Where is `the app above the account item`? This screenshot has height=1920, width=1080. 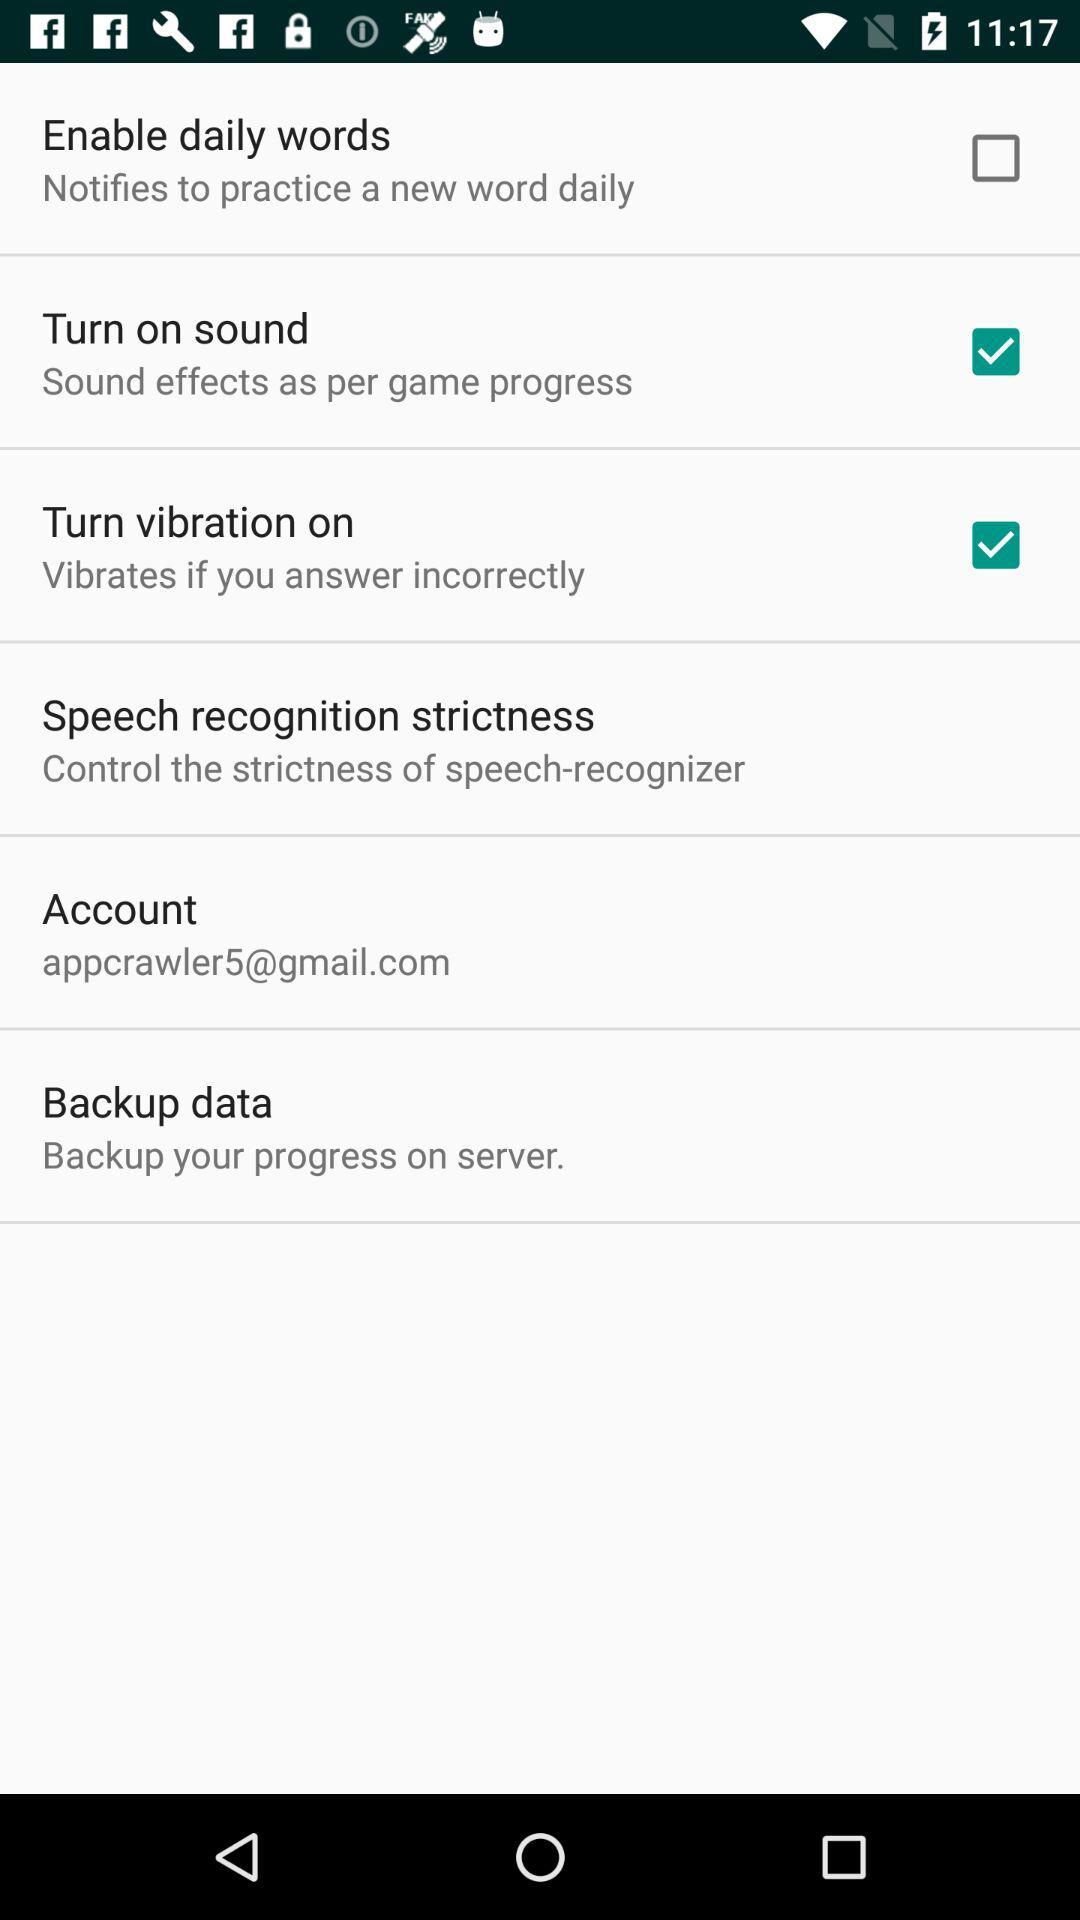 the app above the account item is located at coordinates (393, 766).